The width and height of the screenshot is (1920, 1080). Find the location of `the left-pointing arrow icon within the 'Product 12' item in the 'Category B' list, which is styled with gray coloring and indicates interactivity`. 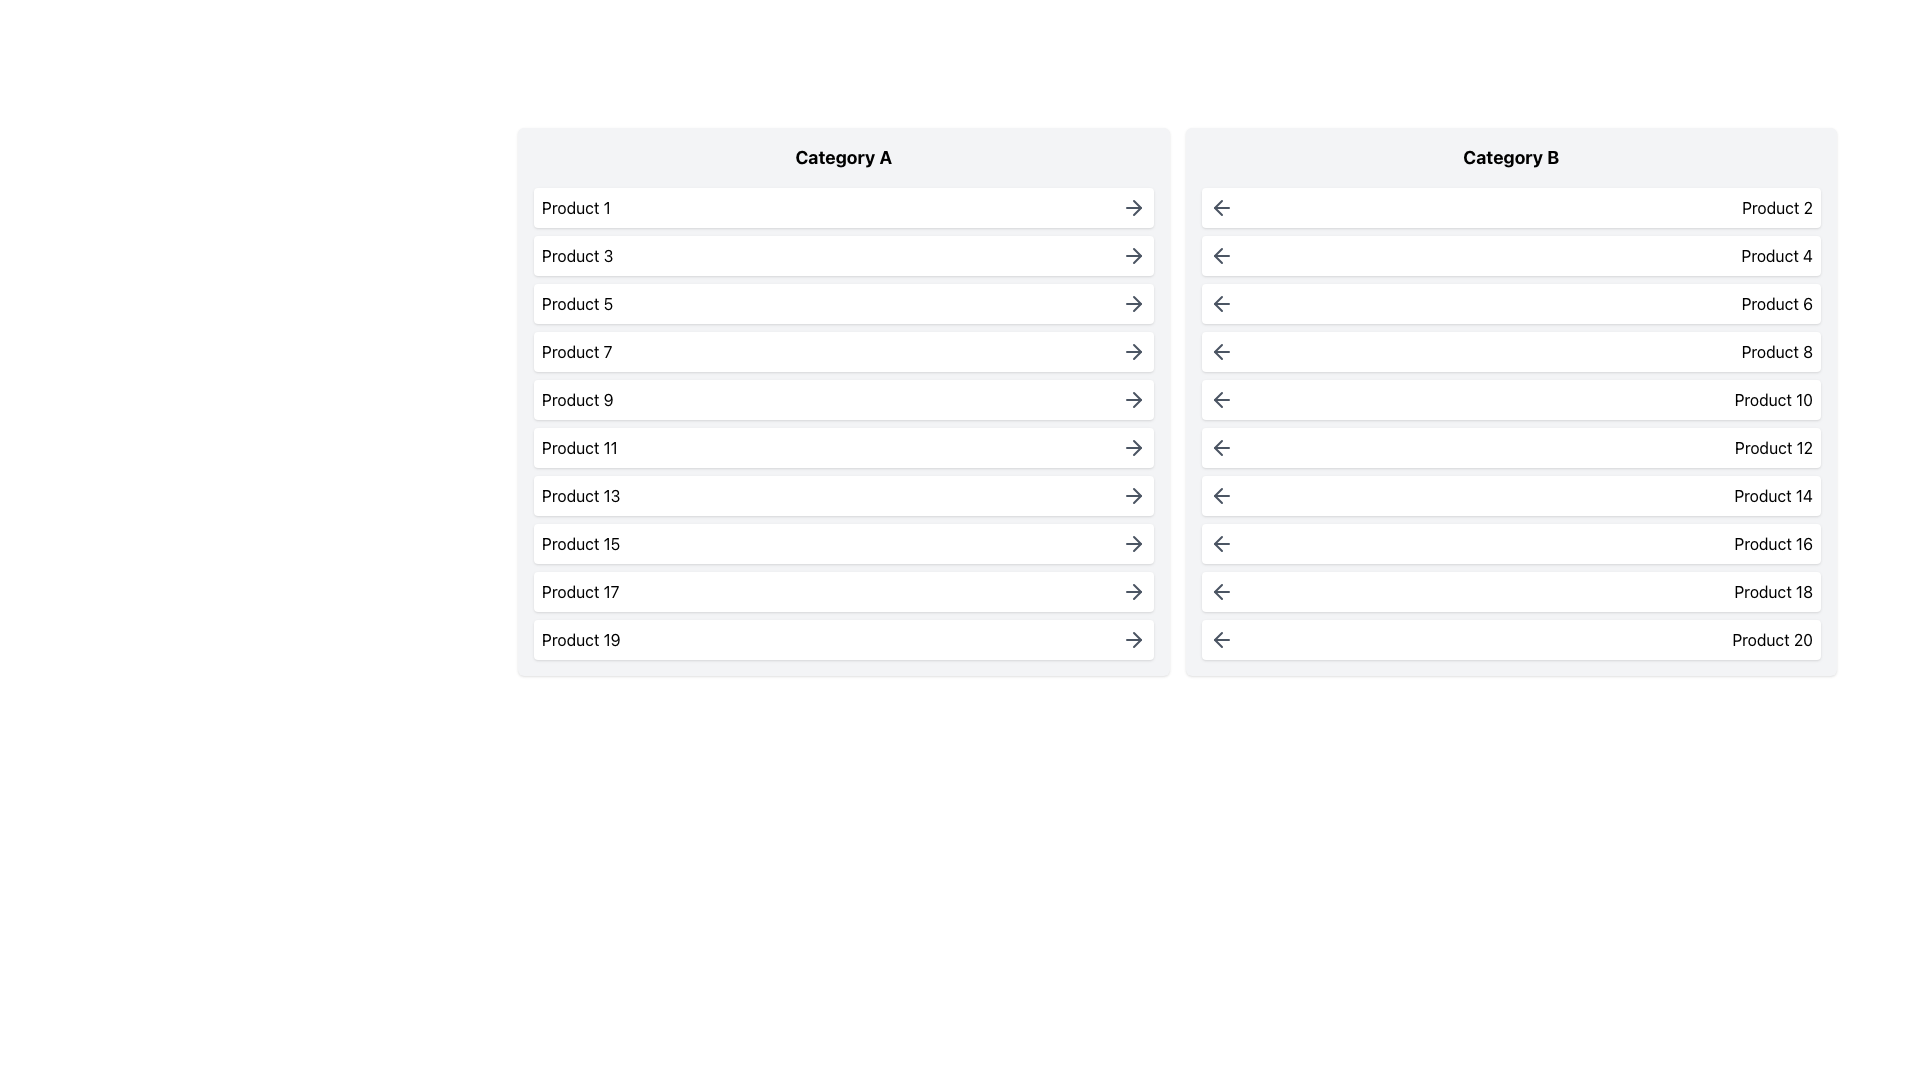

the left-pointing arrow icon within the 'Product 12' item in the 'Category B' list, which is styled with gray coloring and indicates interactivity is located at coordinates (1220, 446).